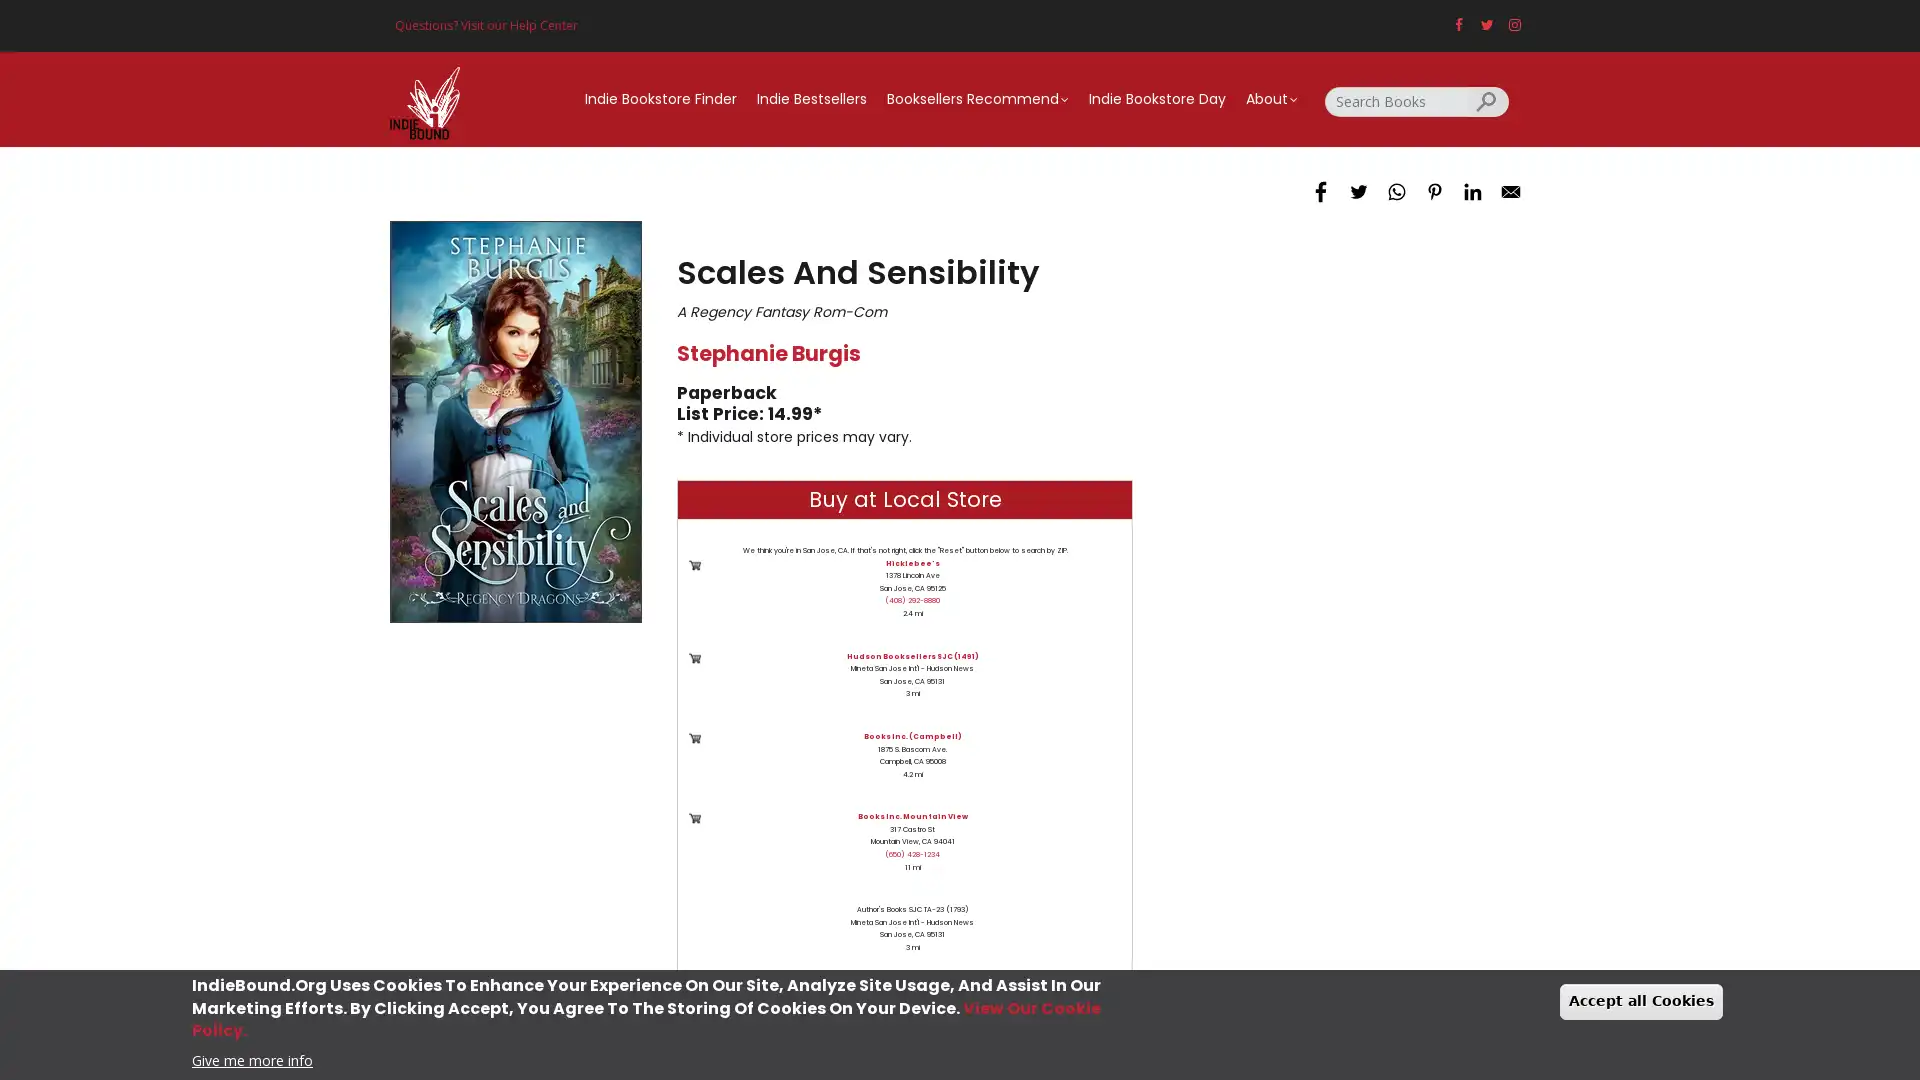 This screenshot has height=1080, width=1920. Describe the element at coordinates (1488, 100) in the screenshot. I see `Search` at that location.